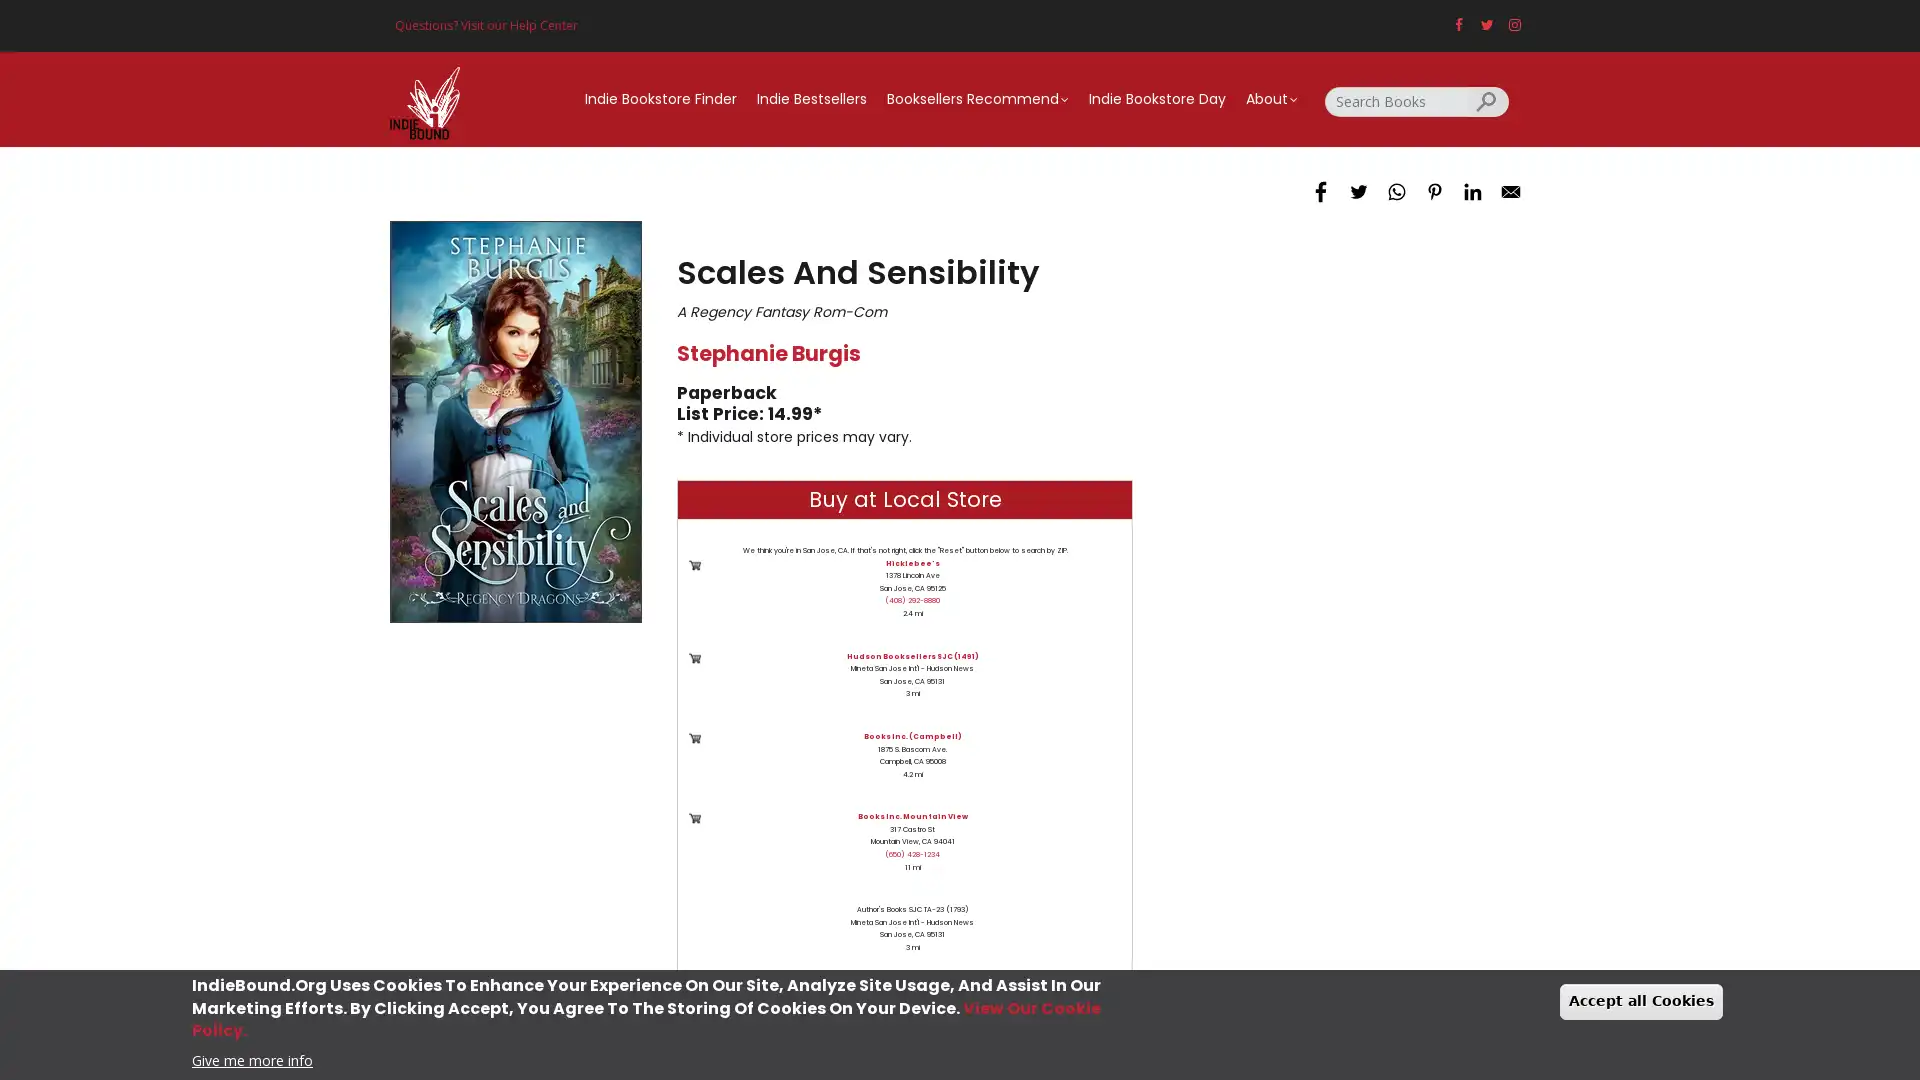 This screenshot has height=1080, width=1920. Describe the element at coordinates (1488, 100) in the screenshot. I see `Search` at that location.